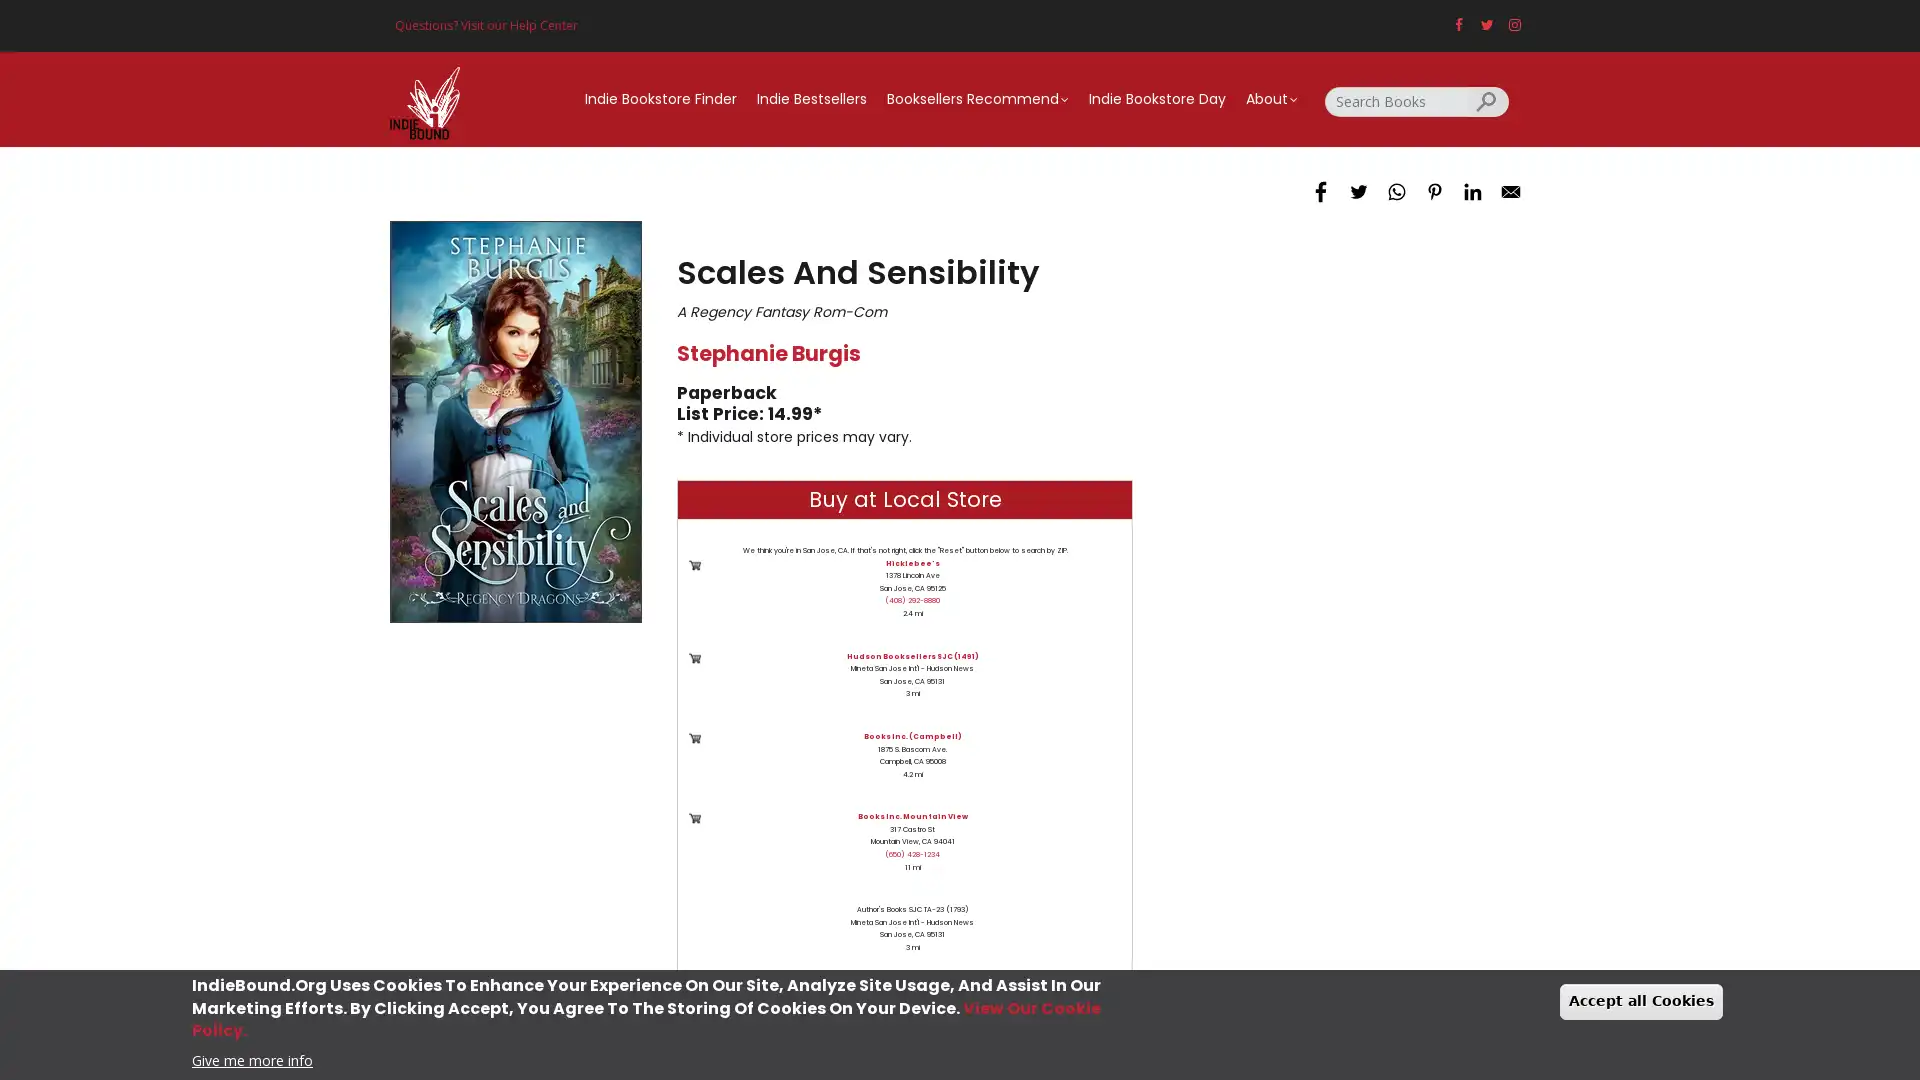 This screenshot has height=1080, width=1920. Describe the element at coordinates (1488, 100) in the screenshot. I see `Search` at that location.